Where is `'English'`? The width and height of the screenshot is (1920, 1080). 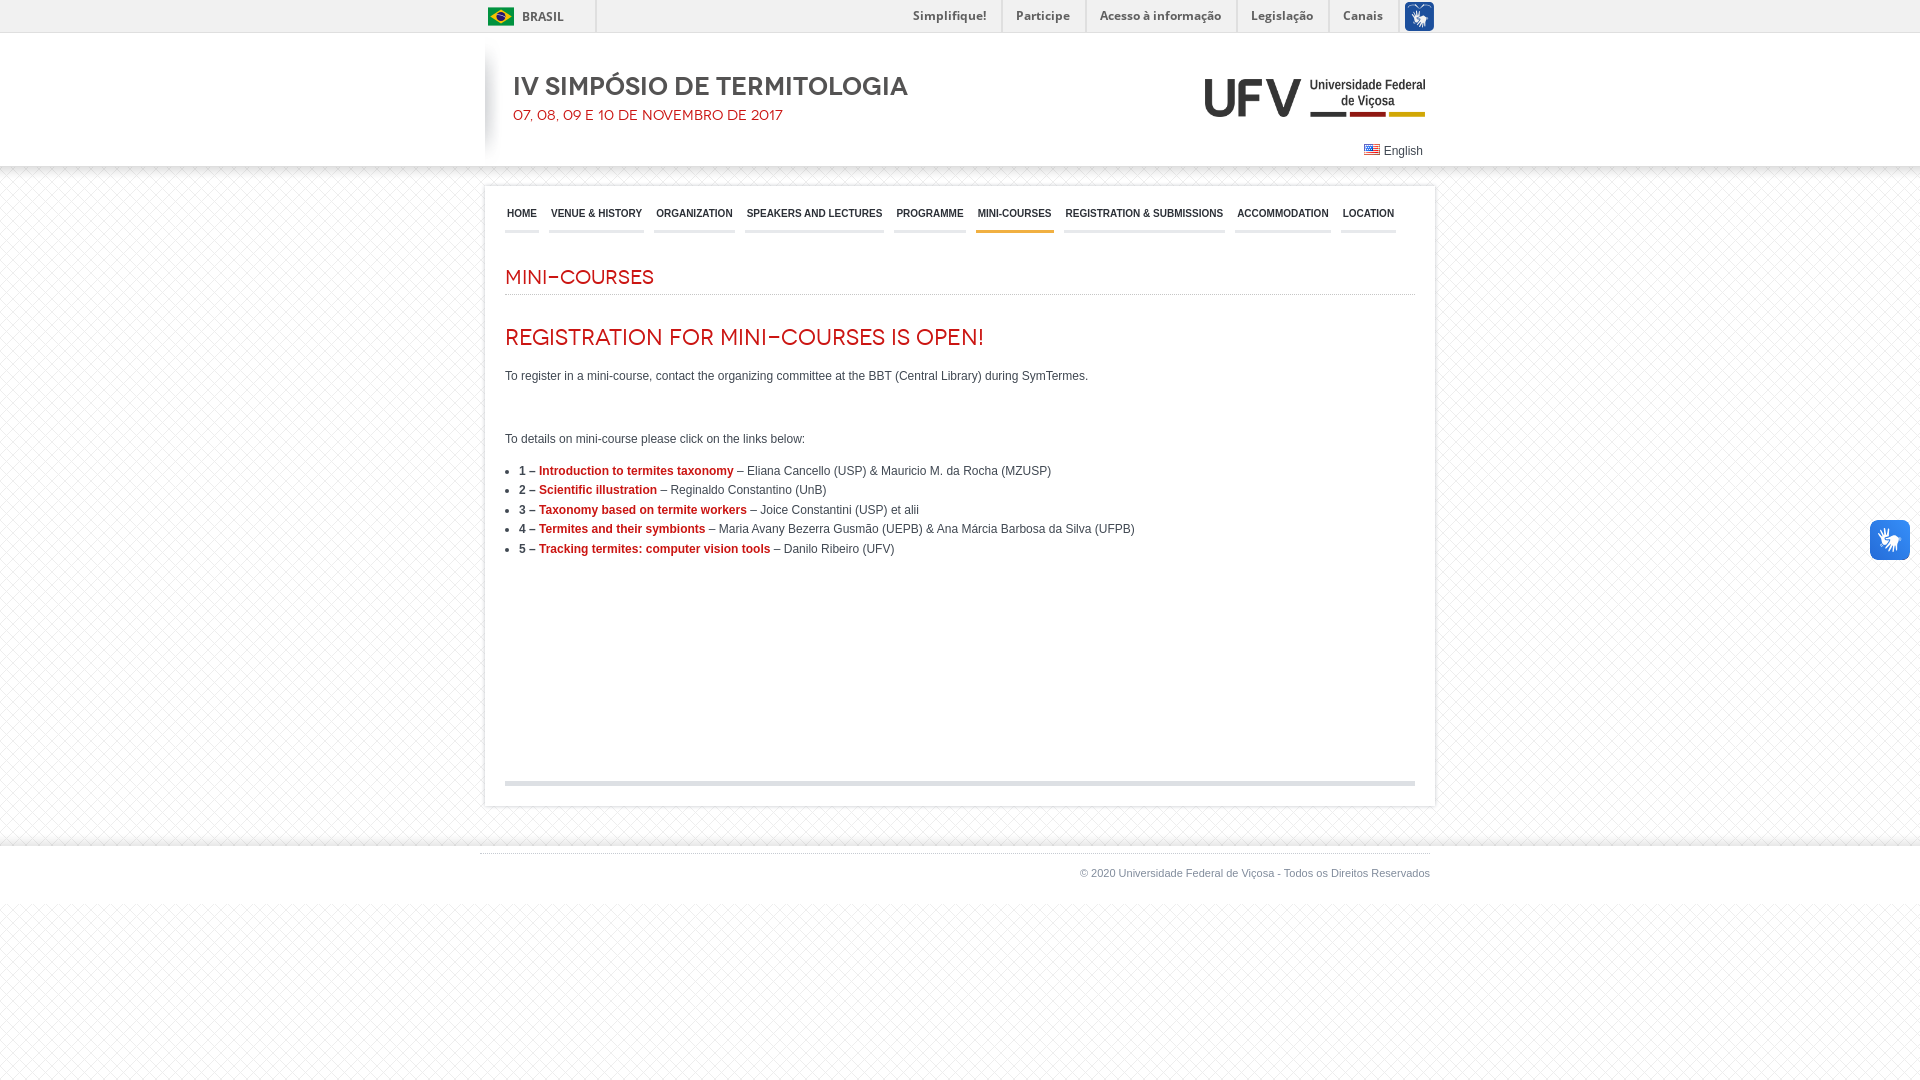
'English' is located at coordinates (1392, 149).